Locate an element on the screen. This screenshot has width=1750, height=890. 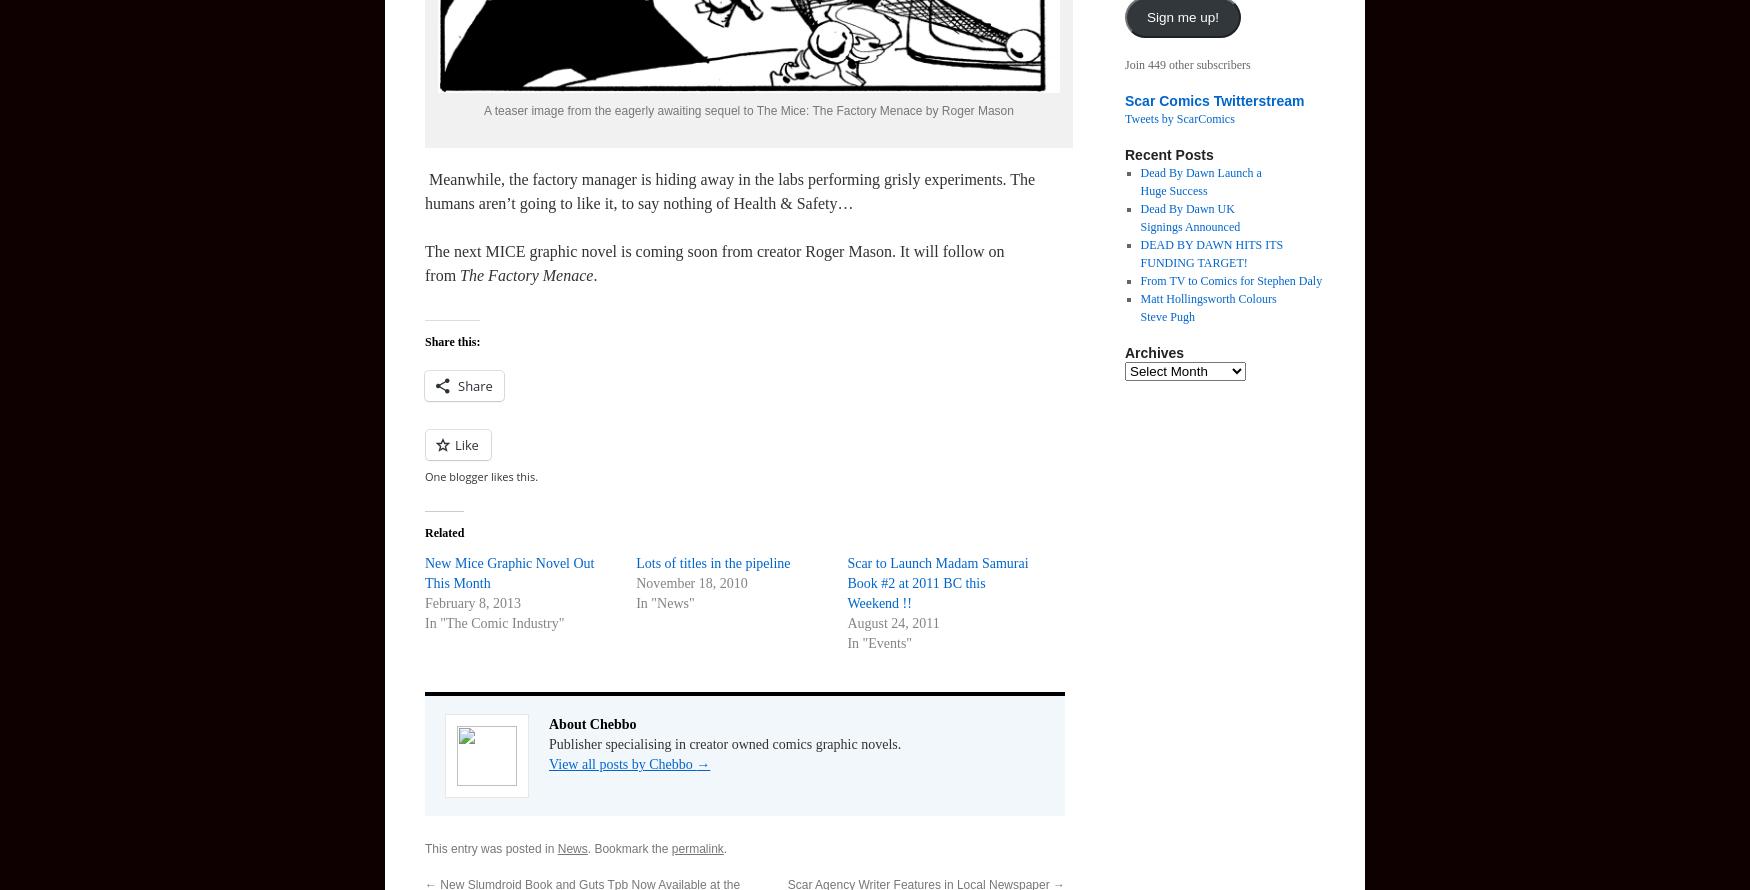
'Meanwhile, the factory manager is hiding away in the labs performing grisly experiments. The humans aren’t going to like it, to say nothing of Health & Safety…' is located at coordinates (729, 191).